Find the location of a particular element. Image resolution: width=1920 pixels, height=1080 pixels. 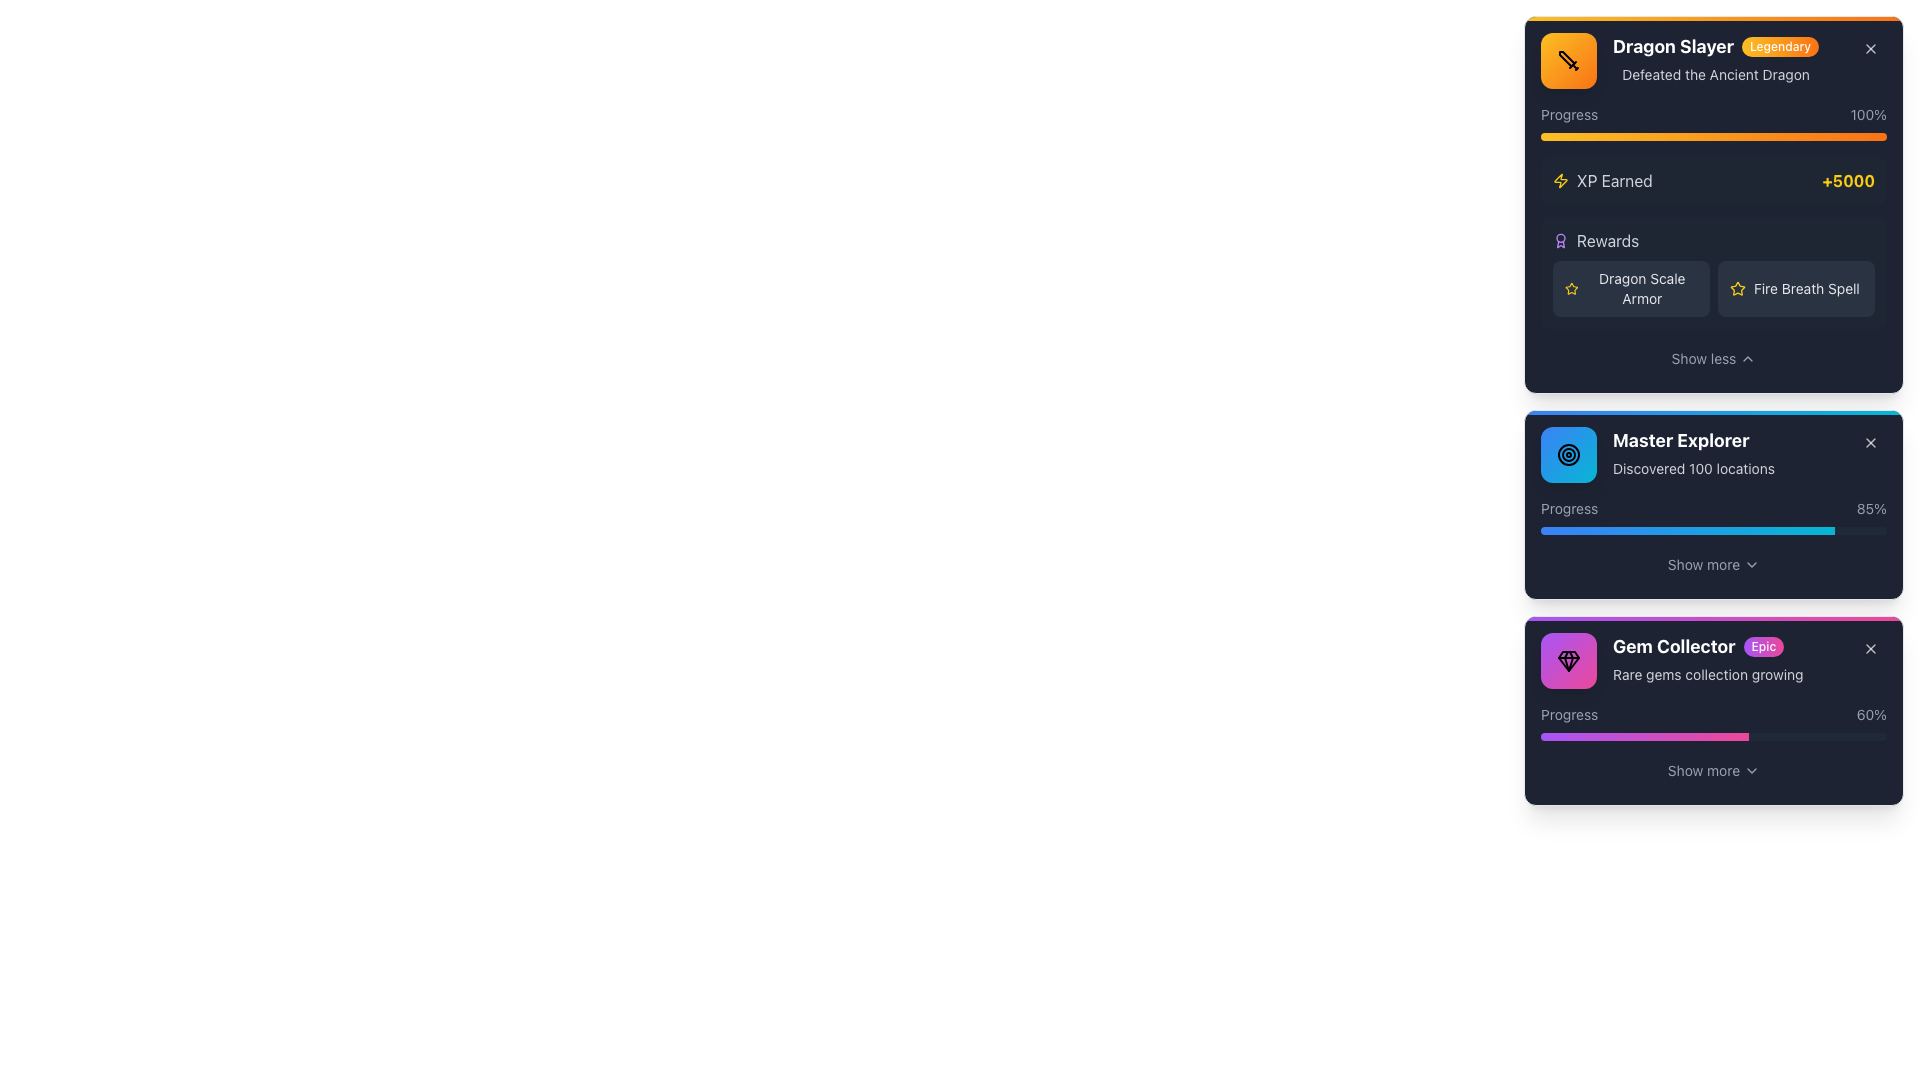

the pink gem-shaped SVG graphic icon located in the 'Gem Collector' card, which is the third card in the right-side panel is located at coordinates (1568, 661).